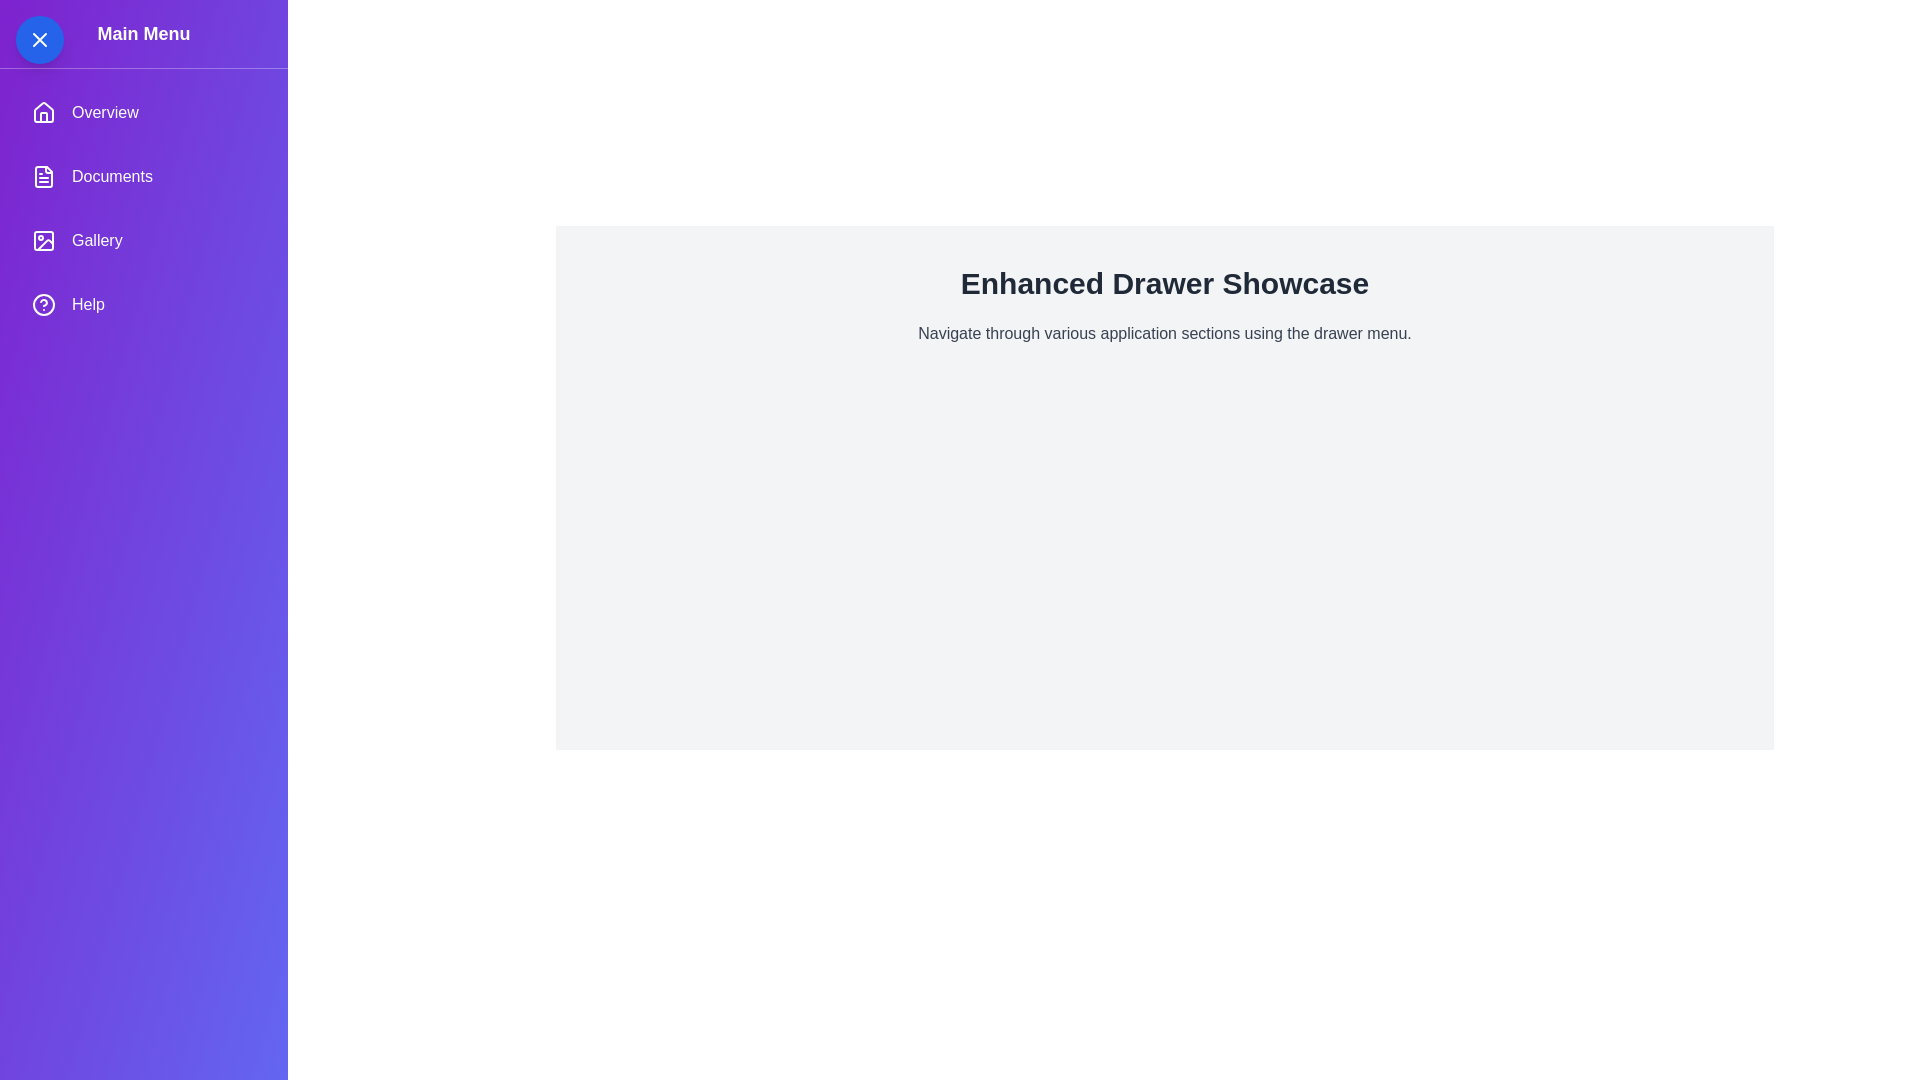  Describe the element at coordinates (143, 112) in the screenshot. I see `the 'Overview' item in the drawer menu to navigate to the 'Overview' section` at that location.